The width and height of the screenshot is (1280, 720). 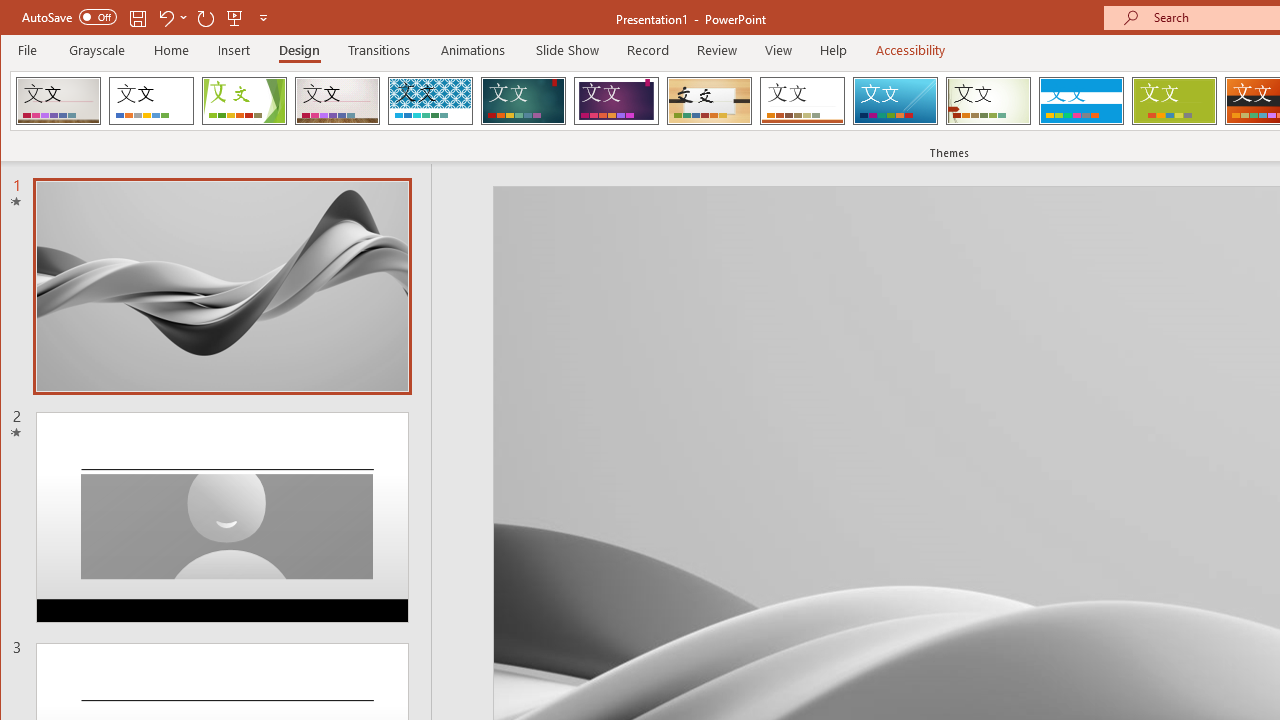 What do you see at coordinates (615, 100) in the screenshot?
I see `'Ion Boardroom'` at bounding box center [615, 100].